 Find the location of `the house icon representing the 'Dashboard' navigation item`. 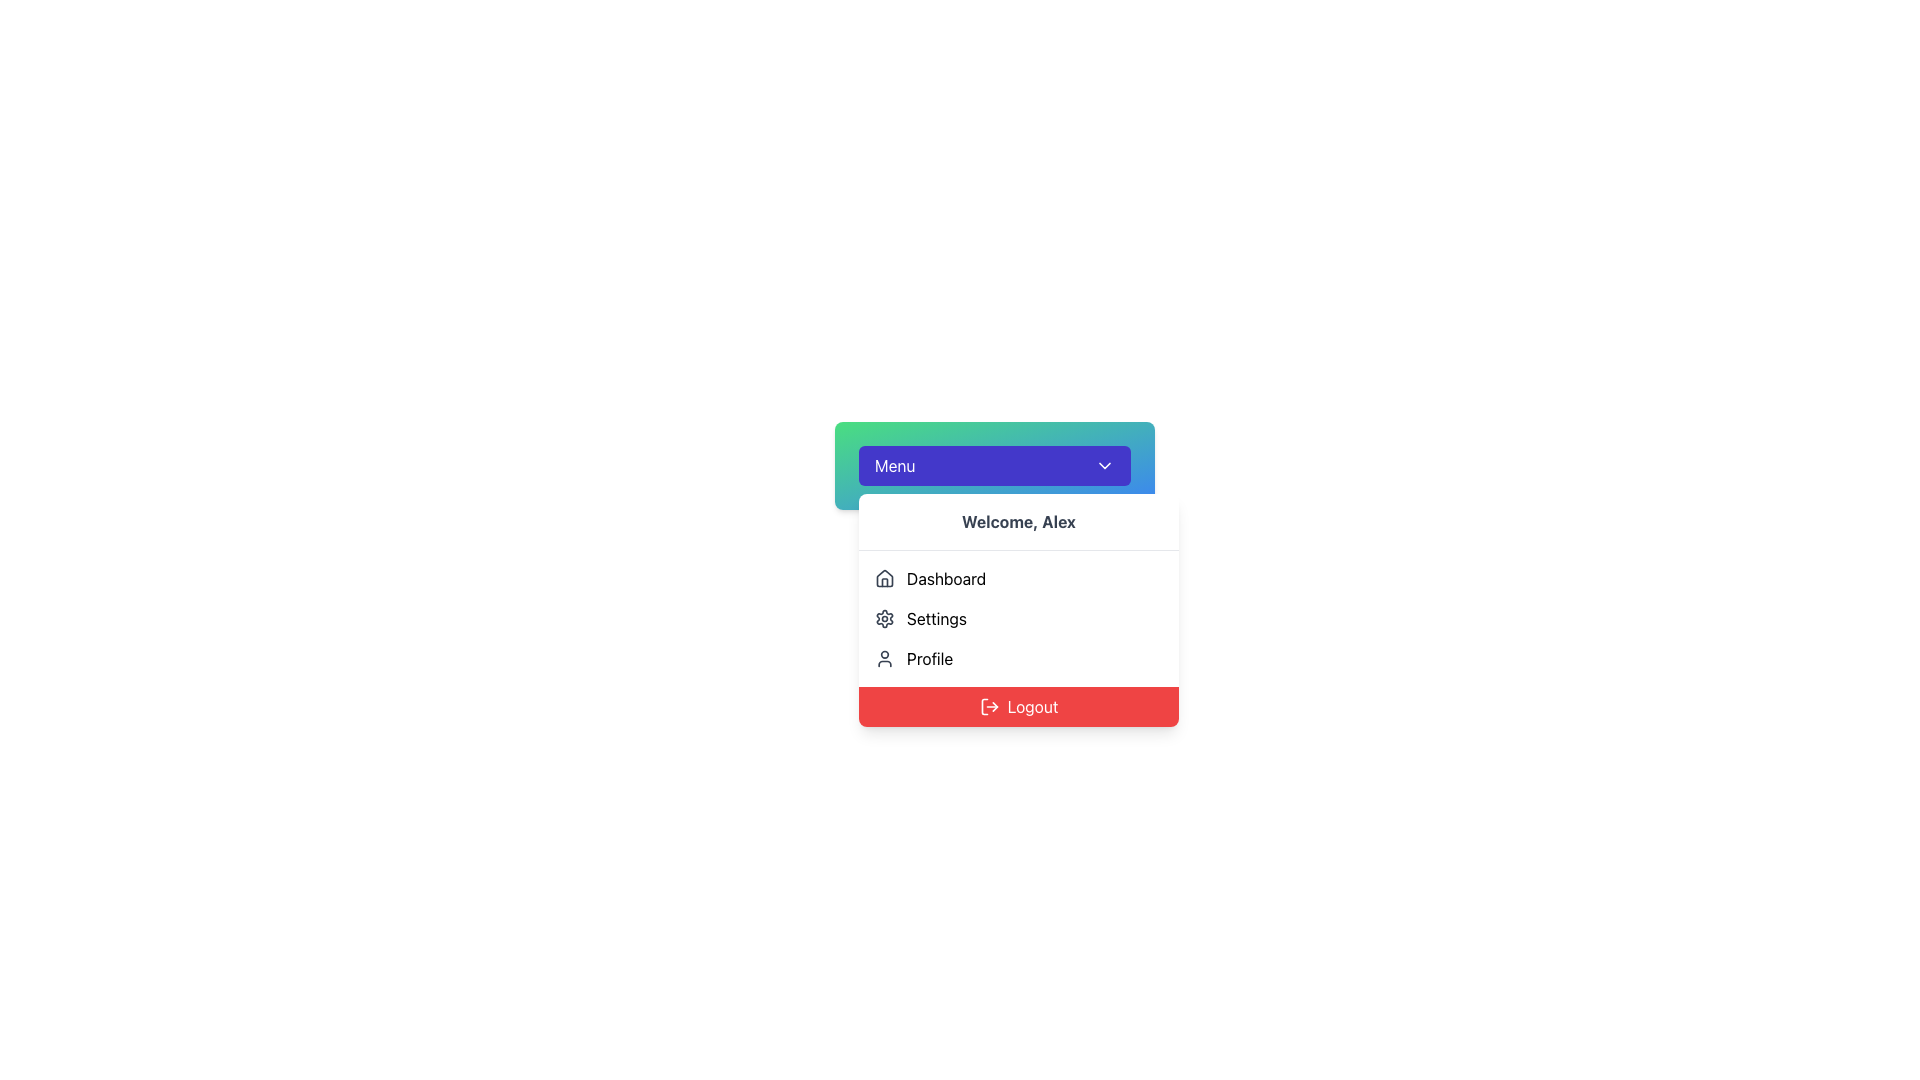

the house icon representing the 'Dashboard' navigation item is located at coordinates (883, 578).